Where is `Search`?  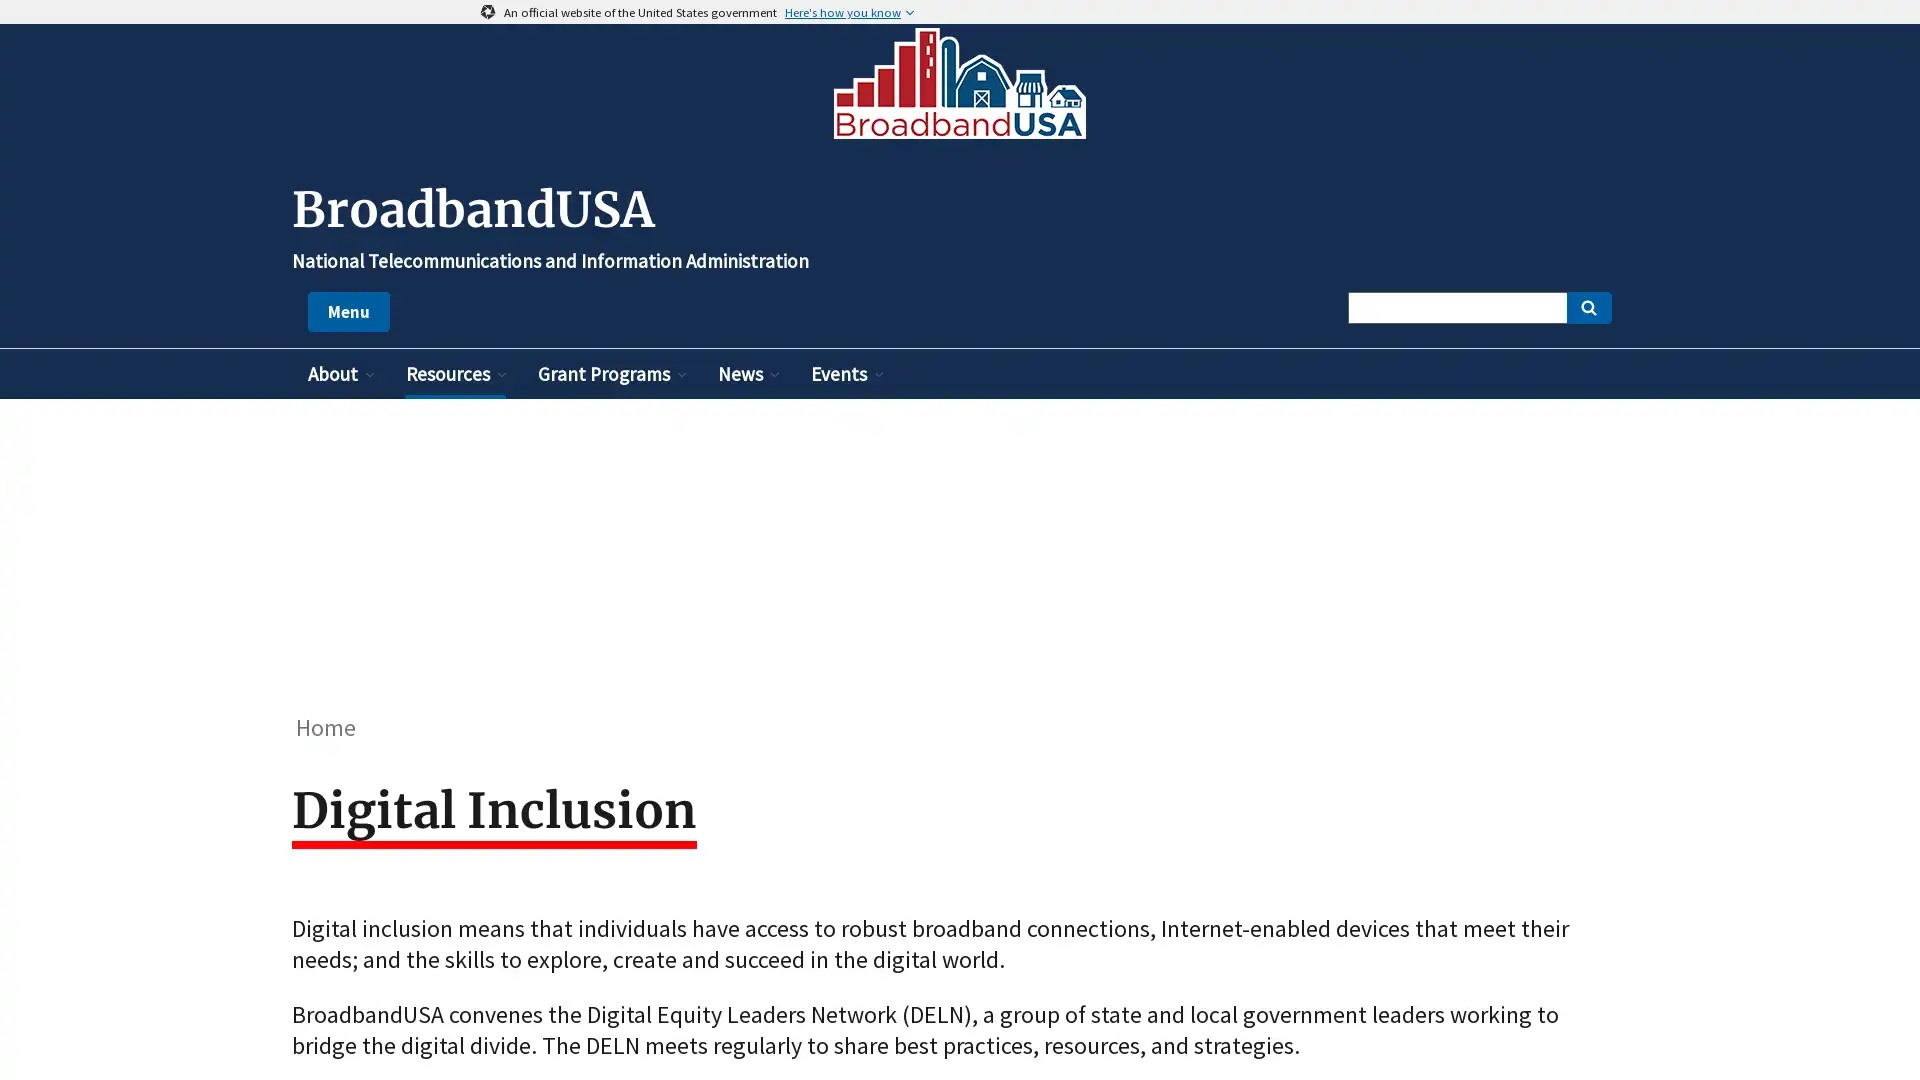
Search is located at coordinates (1587, 308).